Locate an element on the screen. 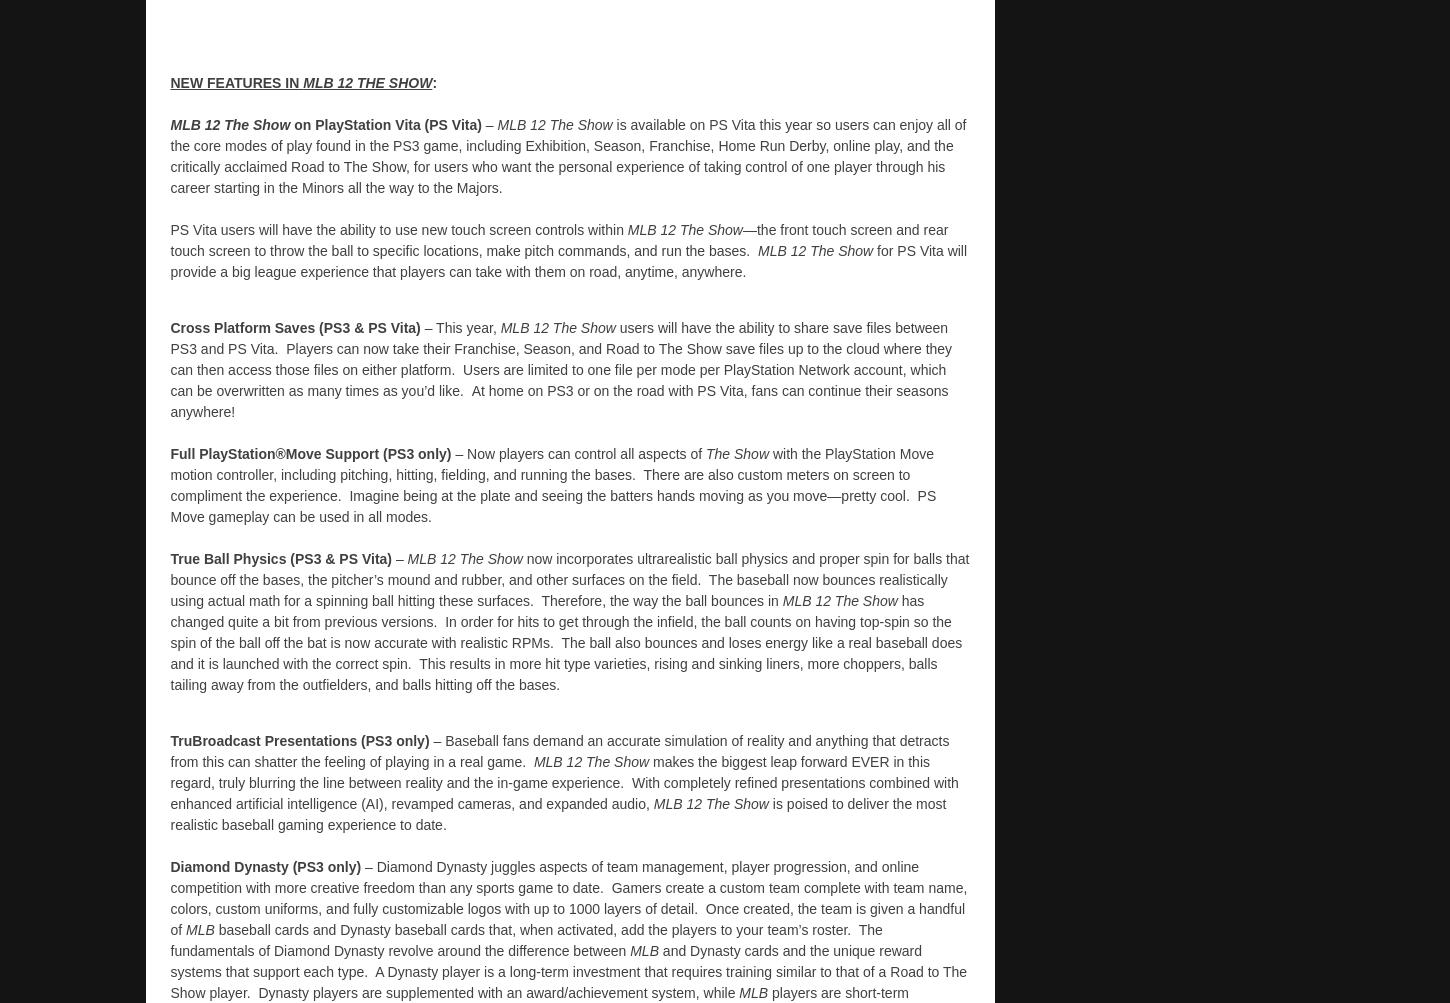 The width and height of the screenshot is (1450, 1003). 'Cross Platform Saves (PS3 & PS Vita)' is located at coordinates (168, 325).